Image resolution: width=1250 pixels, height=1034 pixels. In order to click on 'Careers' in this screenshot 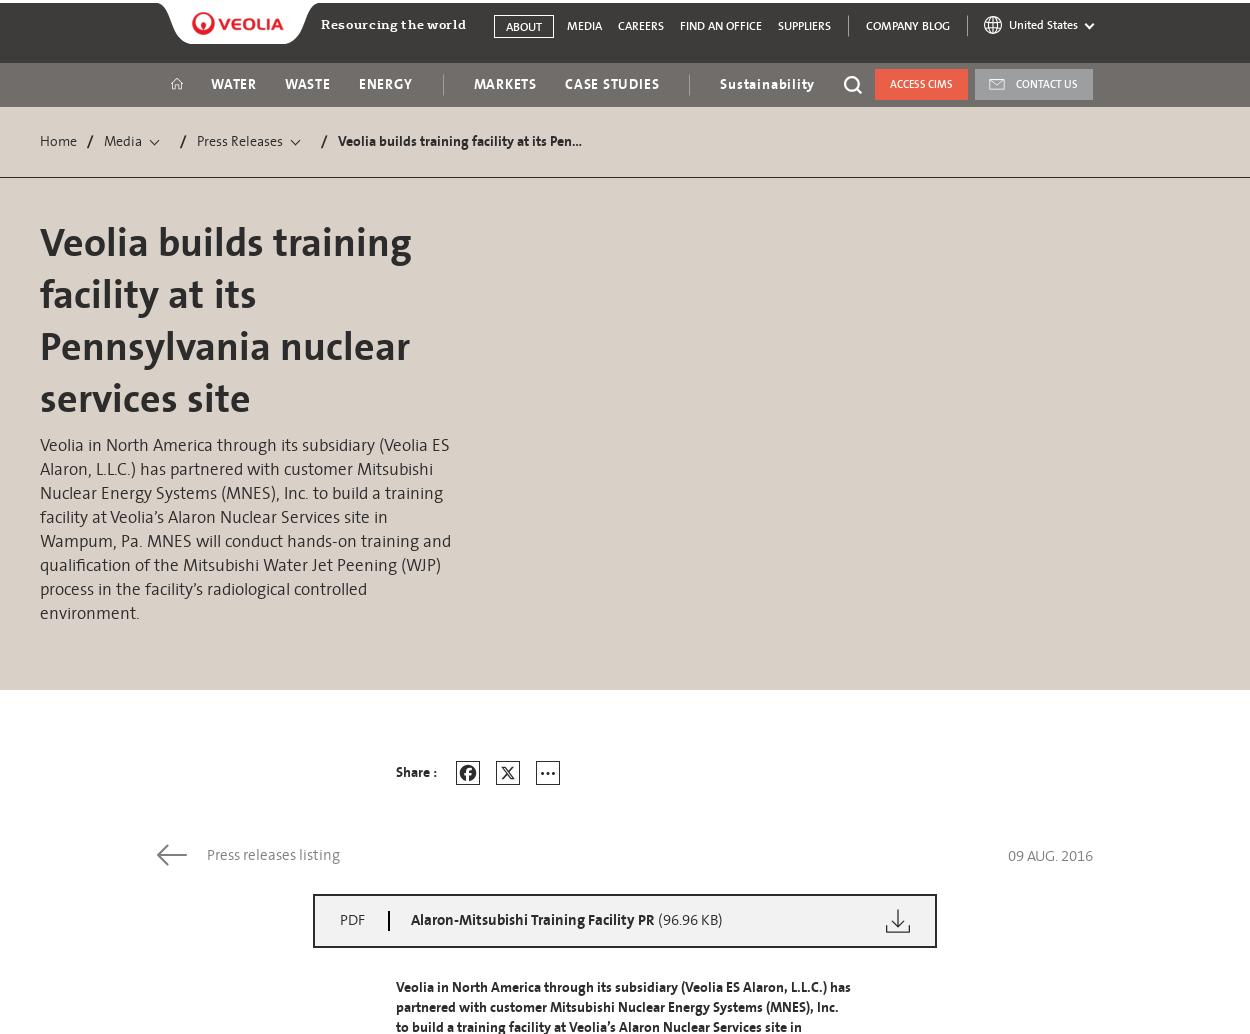, I will do `click(641, 26)`.